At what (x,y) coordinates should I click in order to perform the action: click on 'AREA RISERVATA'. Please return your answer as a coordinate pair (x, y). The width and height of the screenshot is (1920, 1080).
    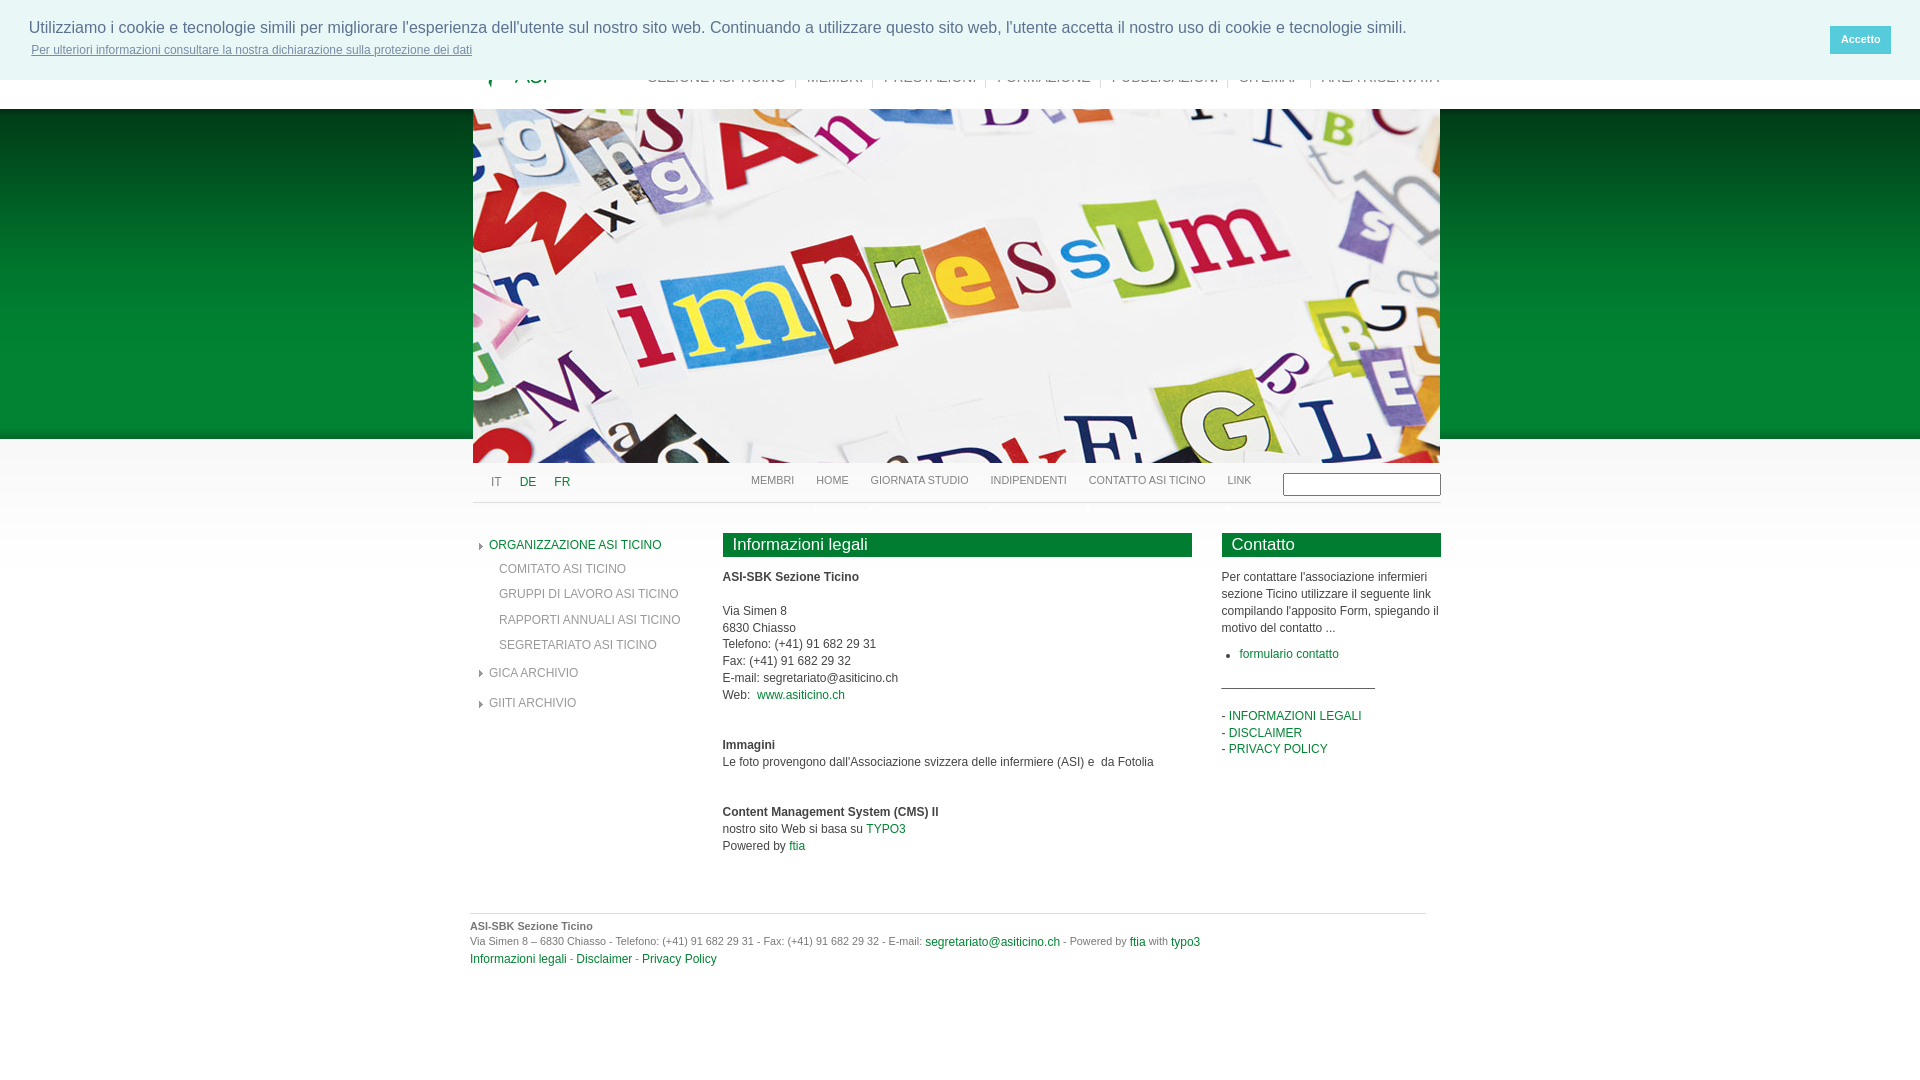
    Looking at the image, I should click on (1313, 76).